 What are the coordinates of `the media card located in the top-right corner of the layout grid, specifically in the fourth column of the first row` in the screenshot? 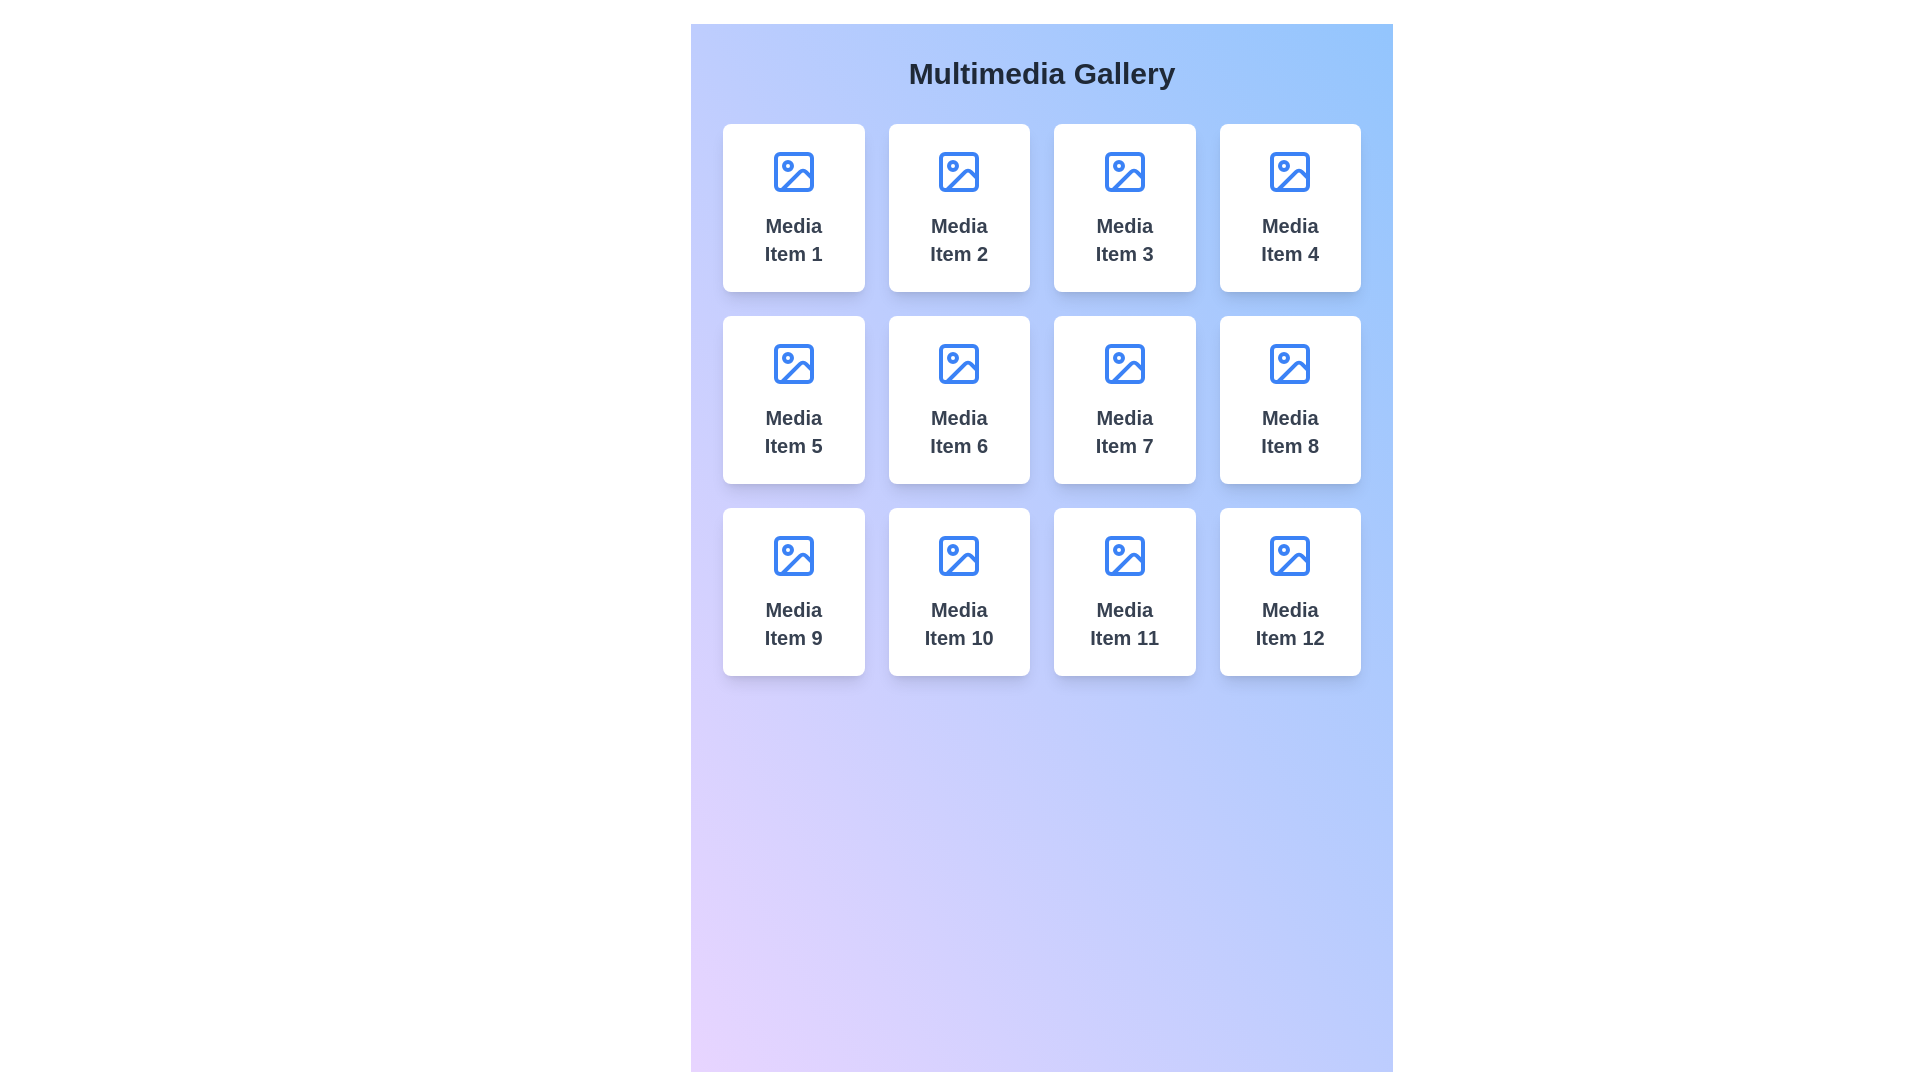 It's located at (1290, 208).